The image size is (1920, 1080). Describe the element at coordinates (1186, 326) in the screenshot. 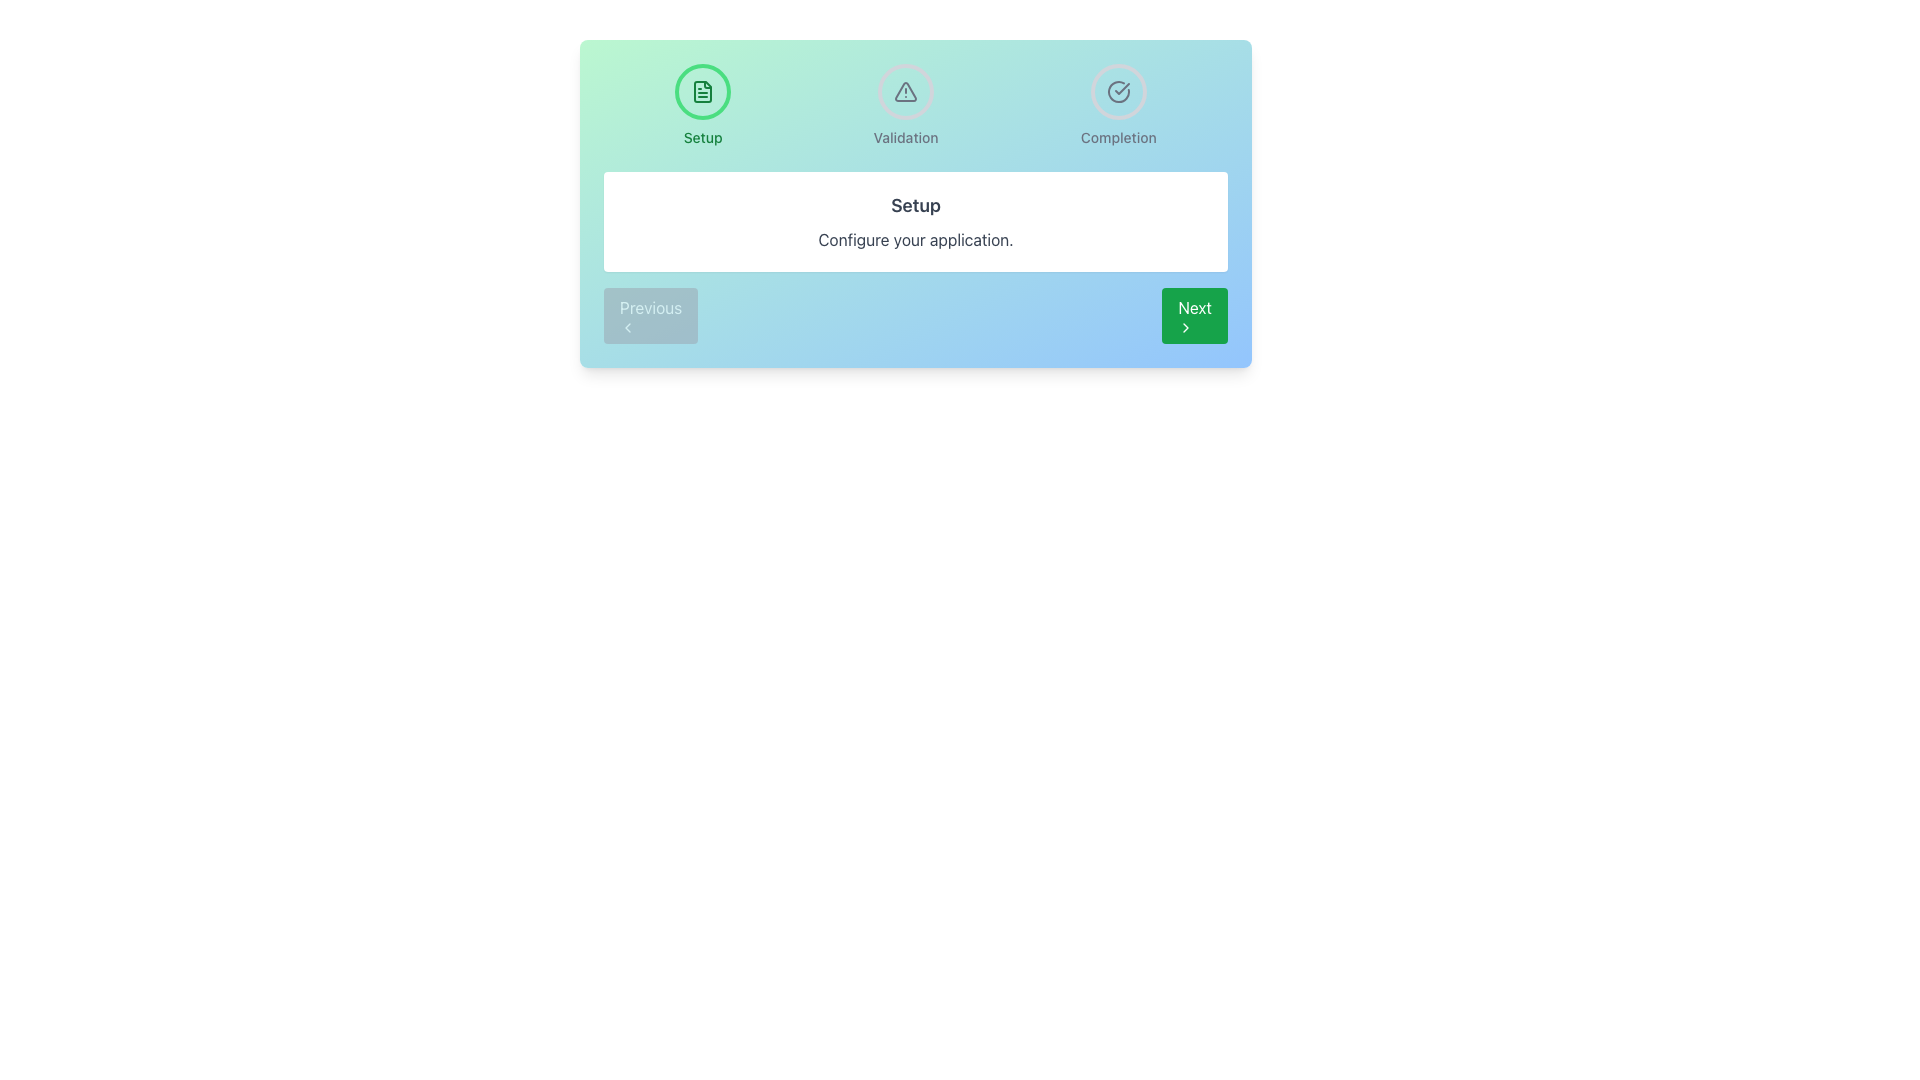

I see `the rightward chevron icon associated with the 'Next' button located in the bottom-right of the visible content area` at that location.